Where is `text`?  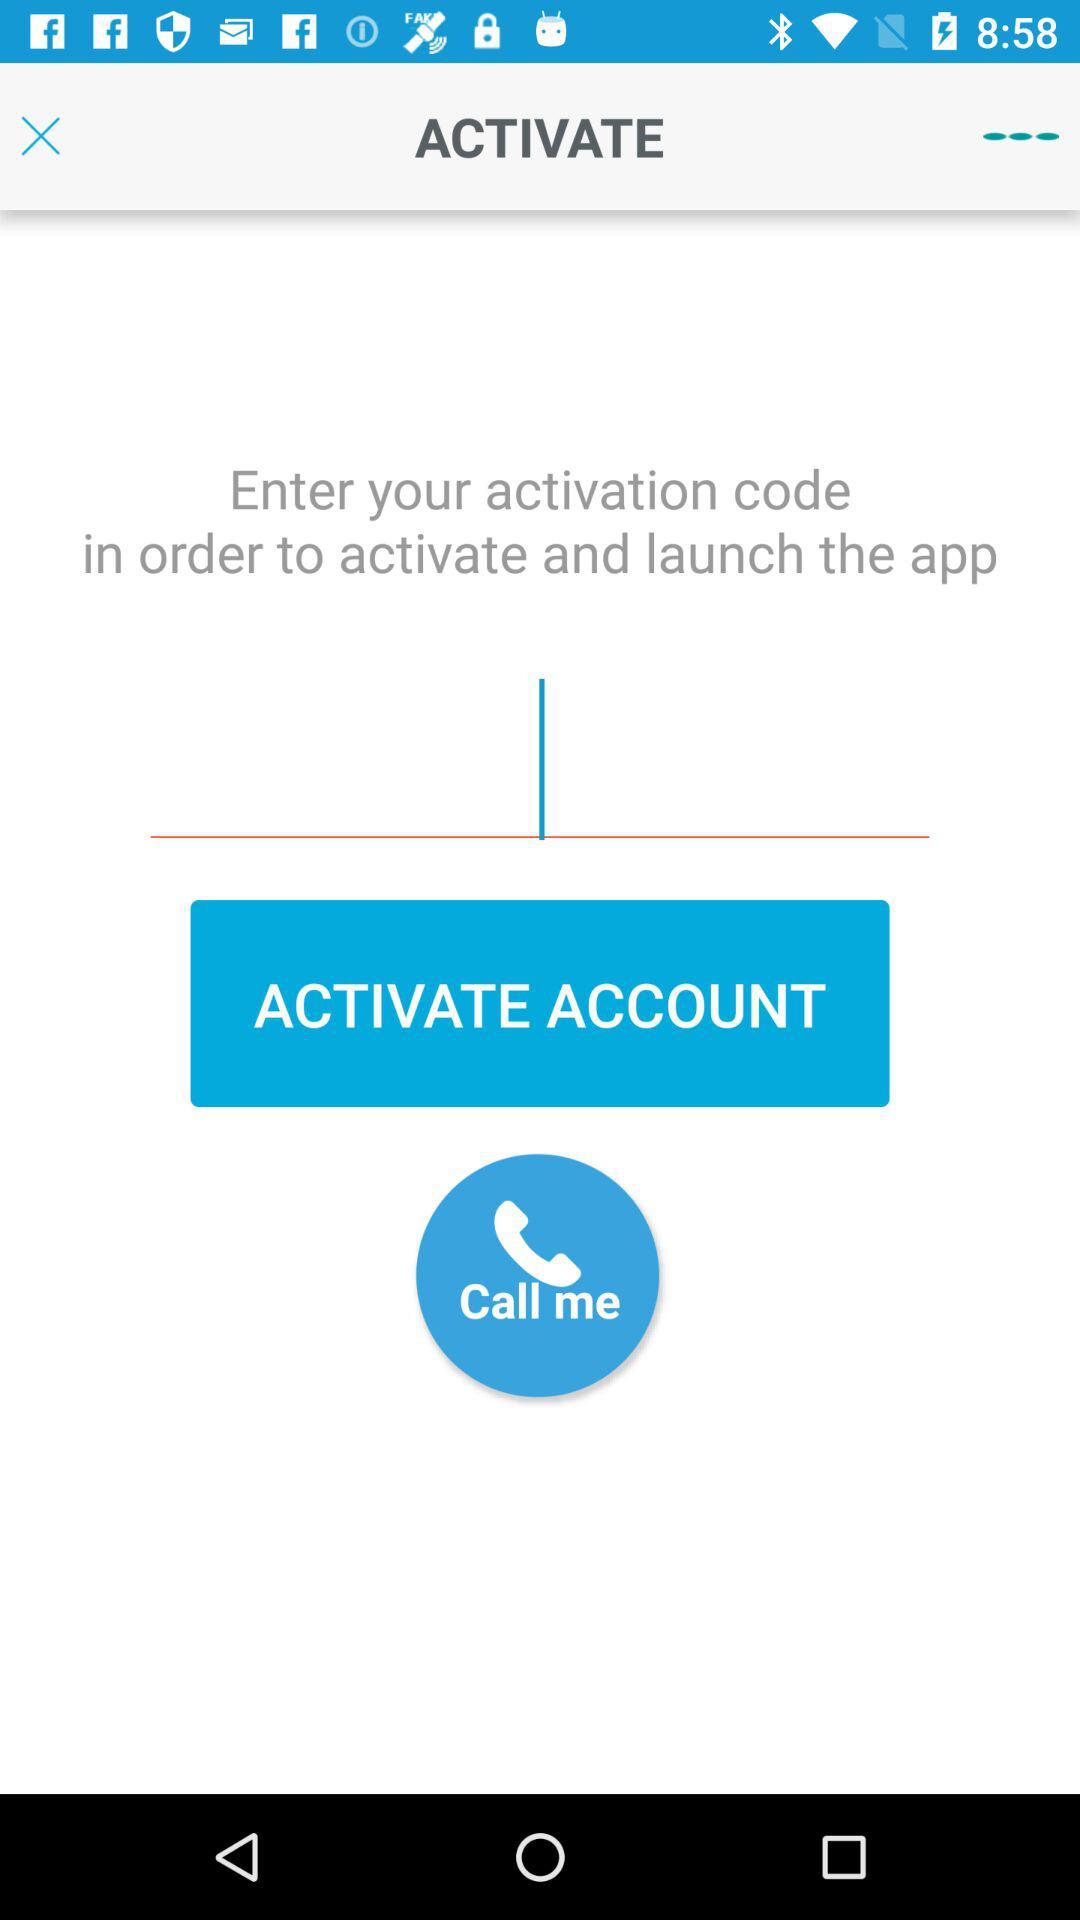 text is located at coordinates (540, 758).